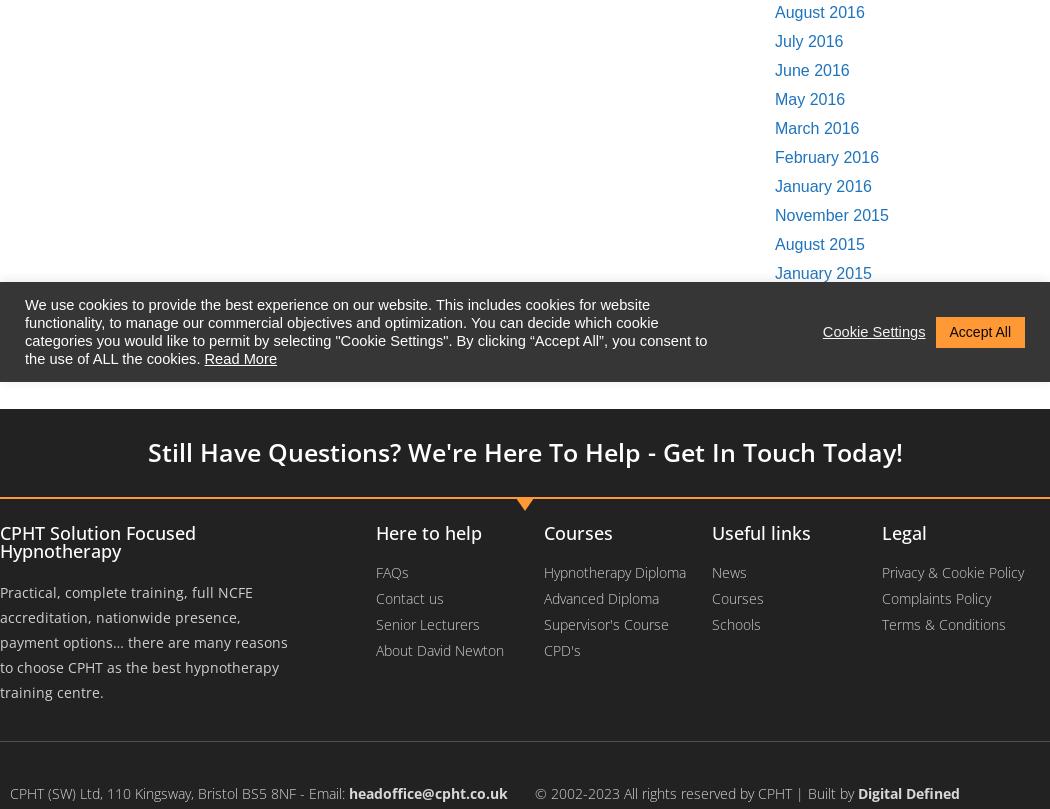 The width and height of the screenshot is (1050, 809). I want to click on 'Read More', so click(240, 359).